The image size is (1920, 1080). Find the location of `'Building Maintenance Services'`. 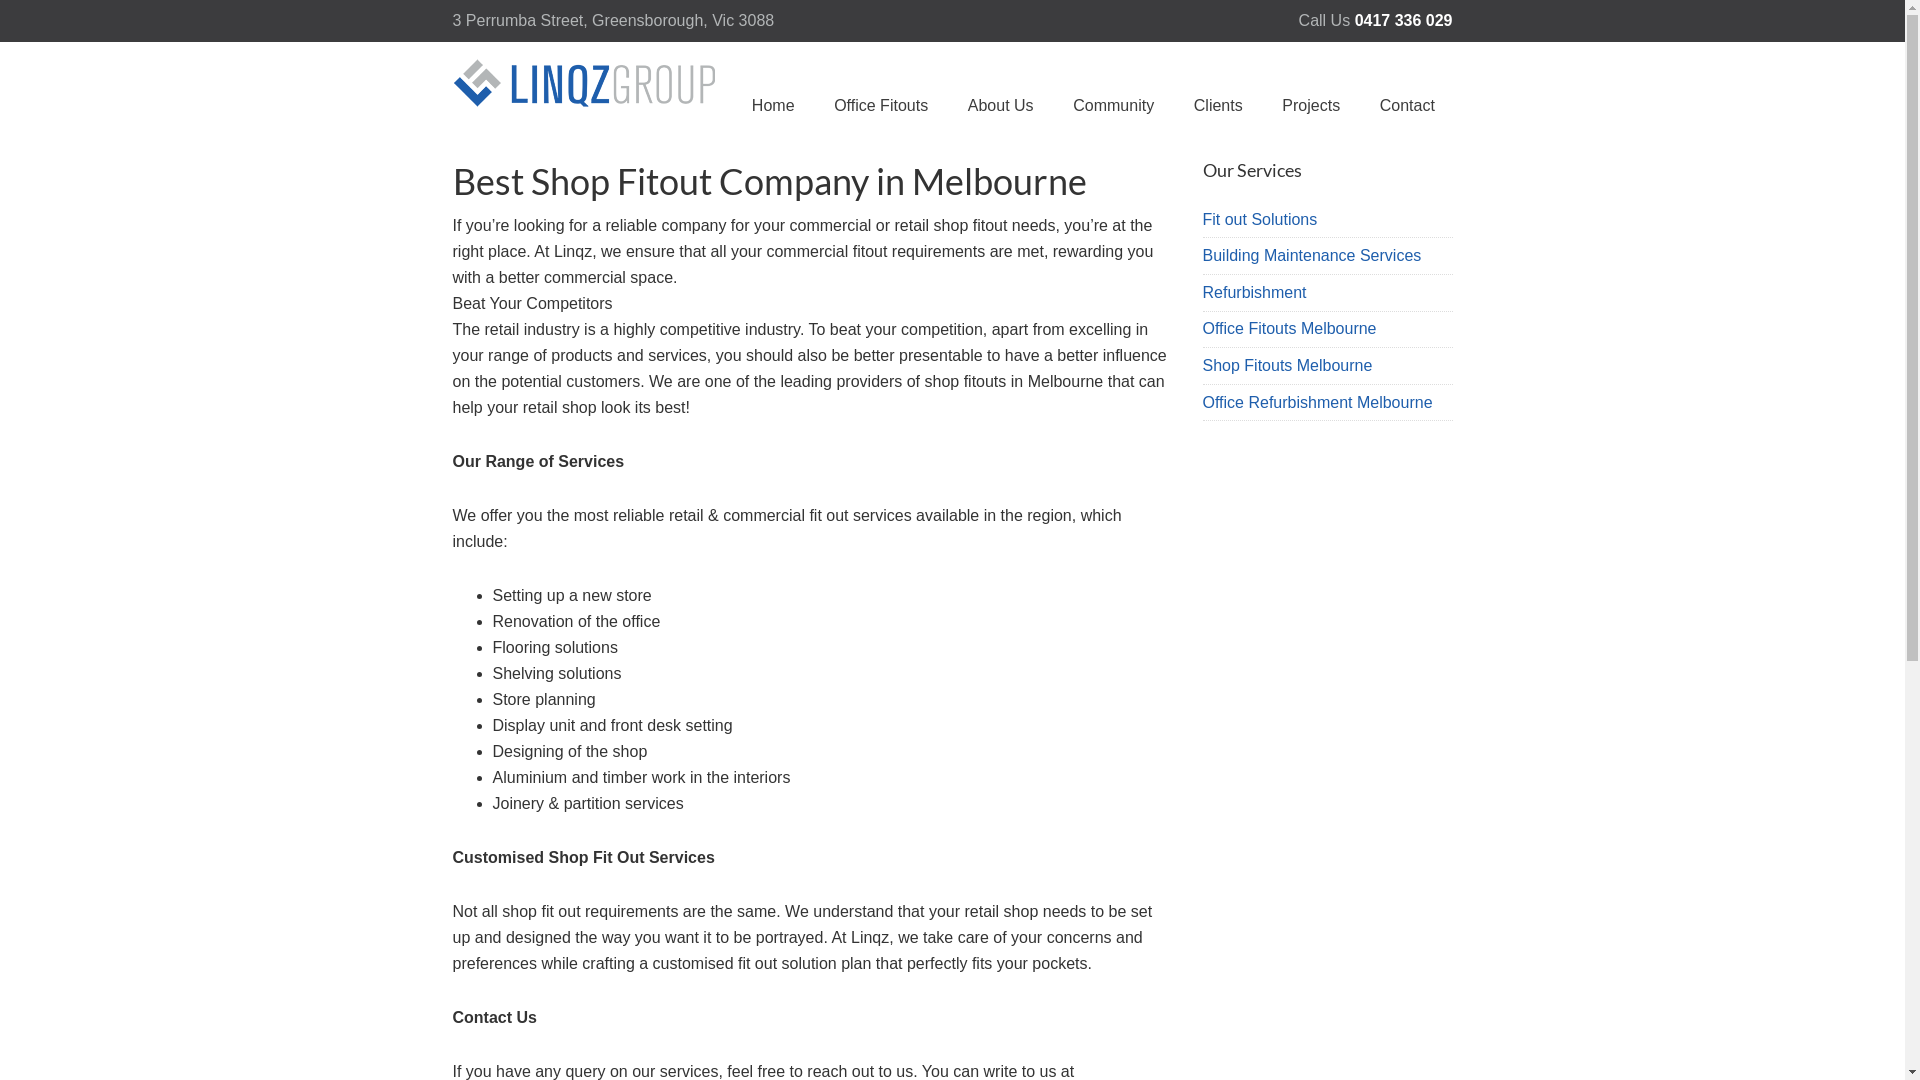

'Building Maintenance Services' is located at coordinates (1326, 254).